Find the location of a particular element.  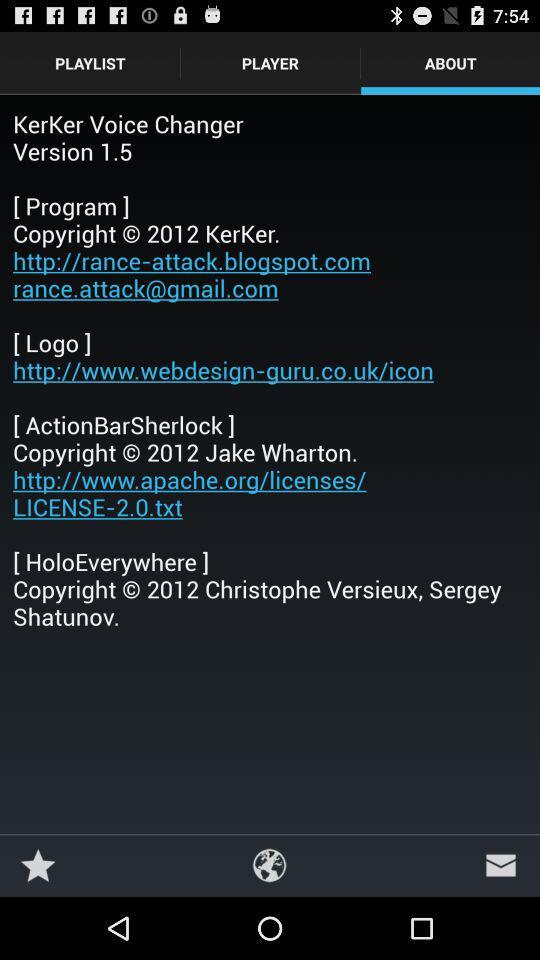

the item at the bottom right corner is located at coordinates (500, 864).